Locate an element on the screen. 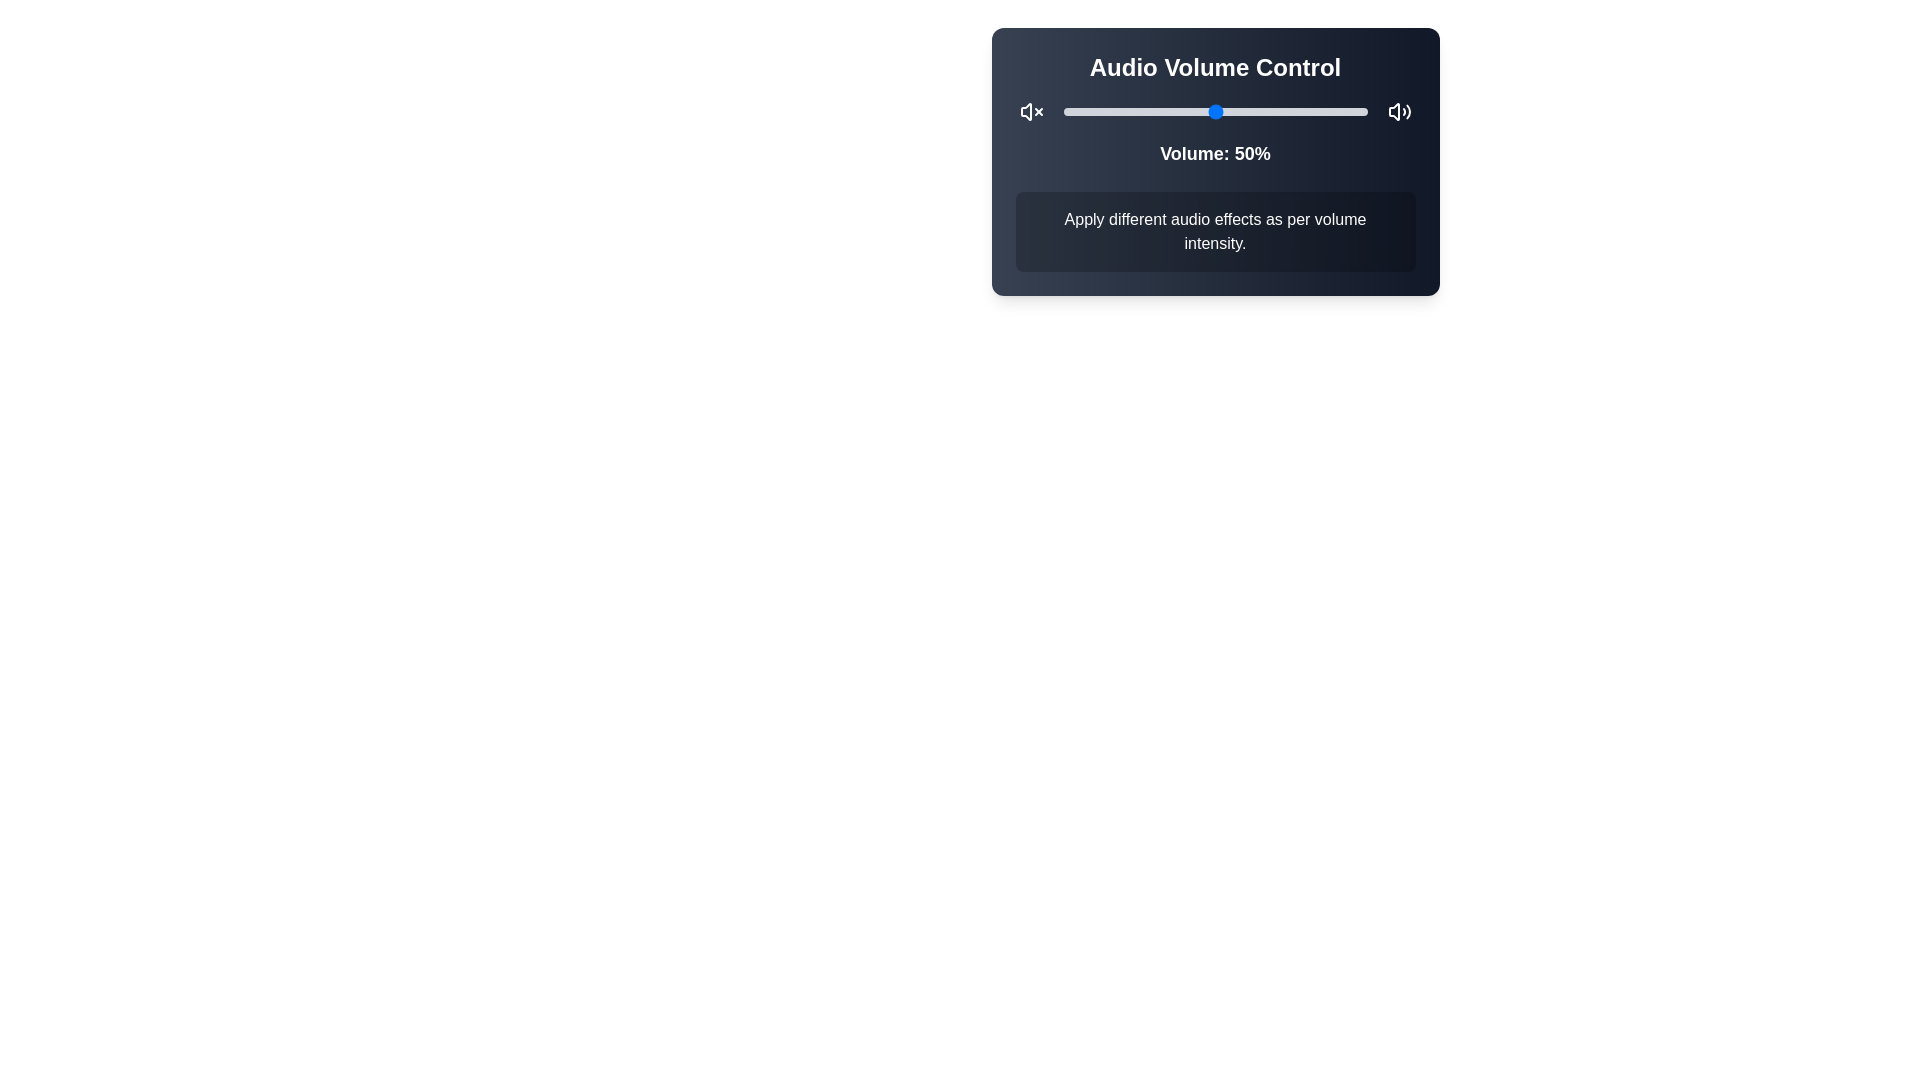  the volume slider to set the volume to 91% is located at coordinates (1340, 111).